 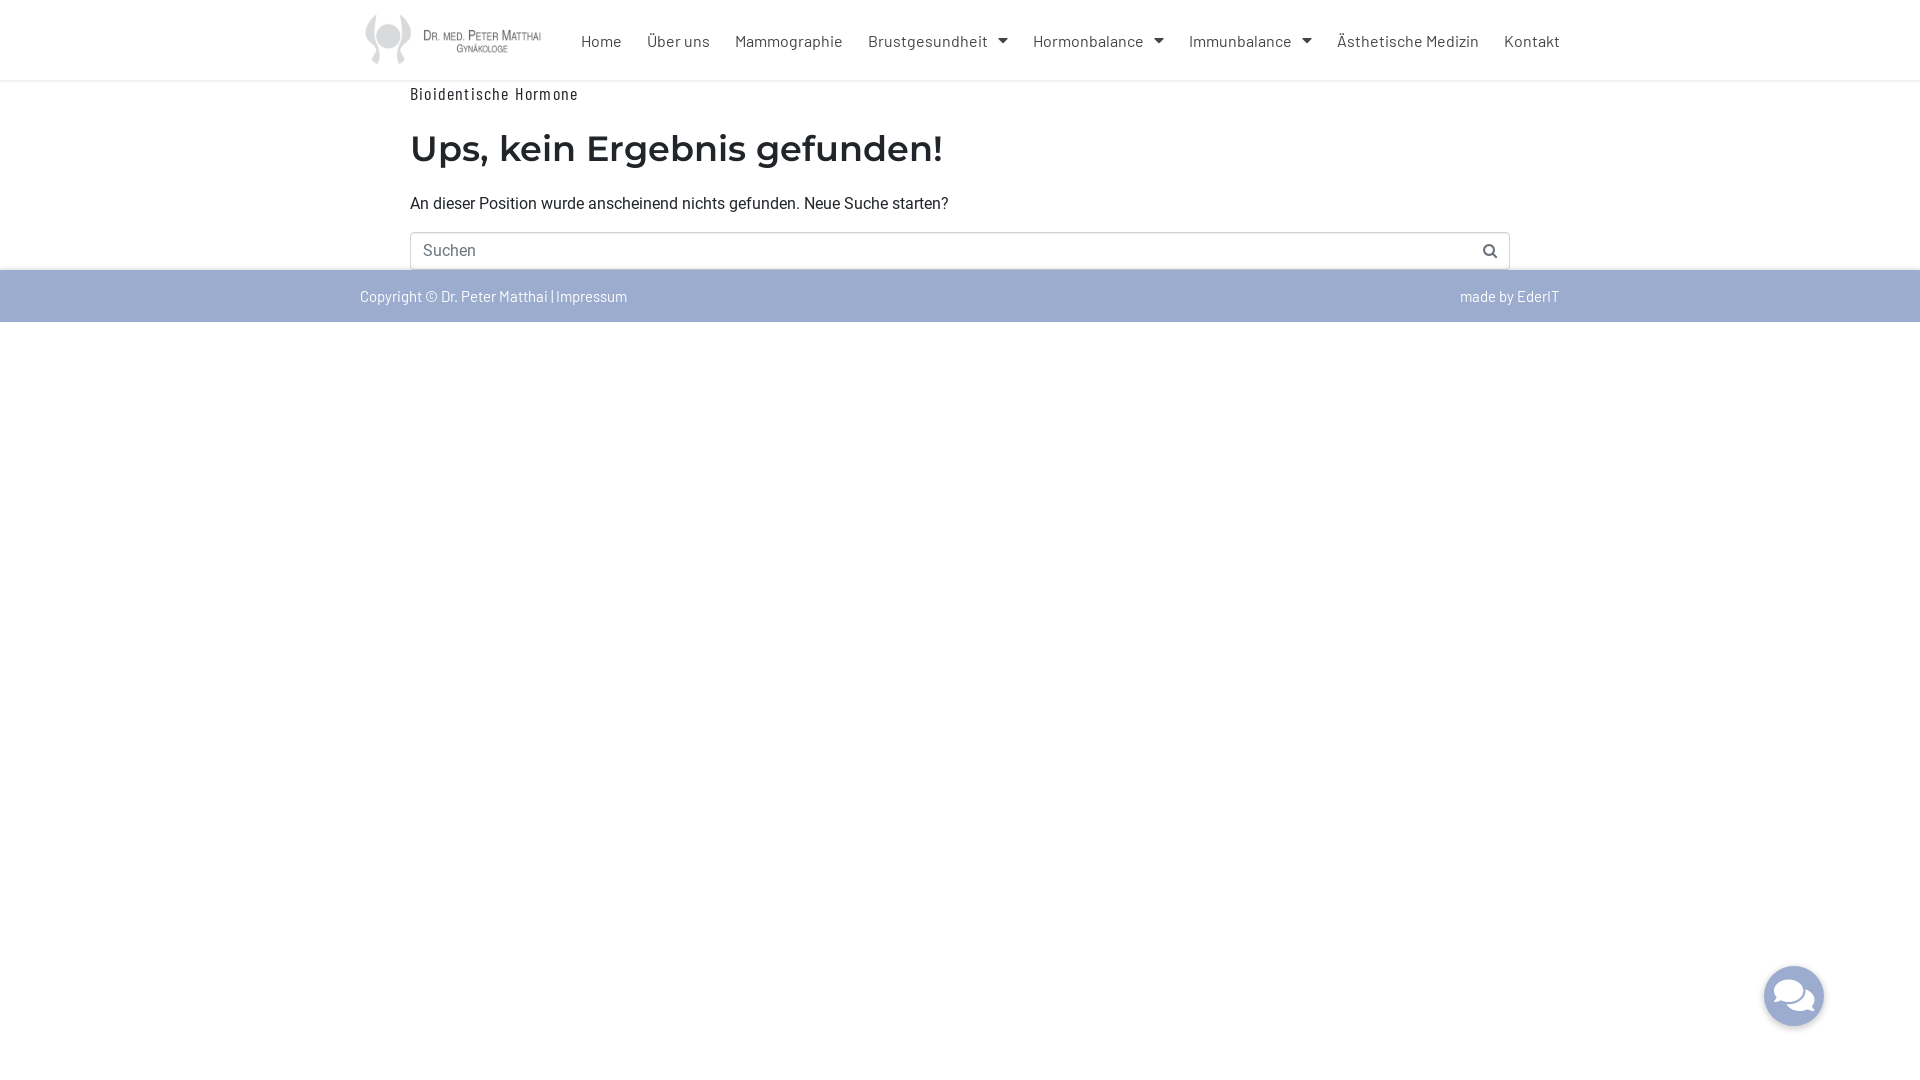 What do you see at coordinates (787, 39) in the screenshot?
I see `'Mammographie'` at bounding box center [787, 39].